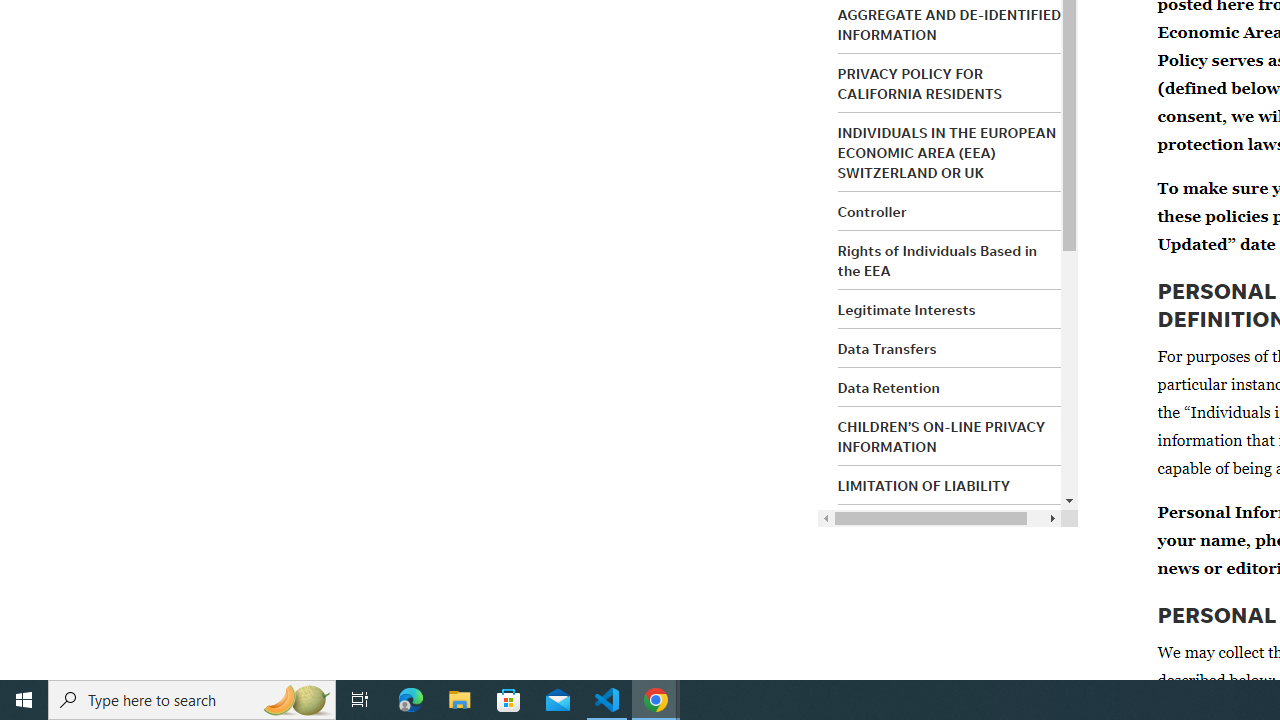 The height and width of the screenshot is (720, 1280). I want to click on 'LIMITATION OF LIABILITY', so click(923, 486).